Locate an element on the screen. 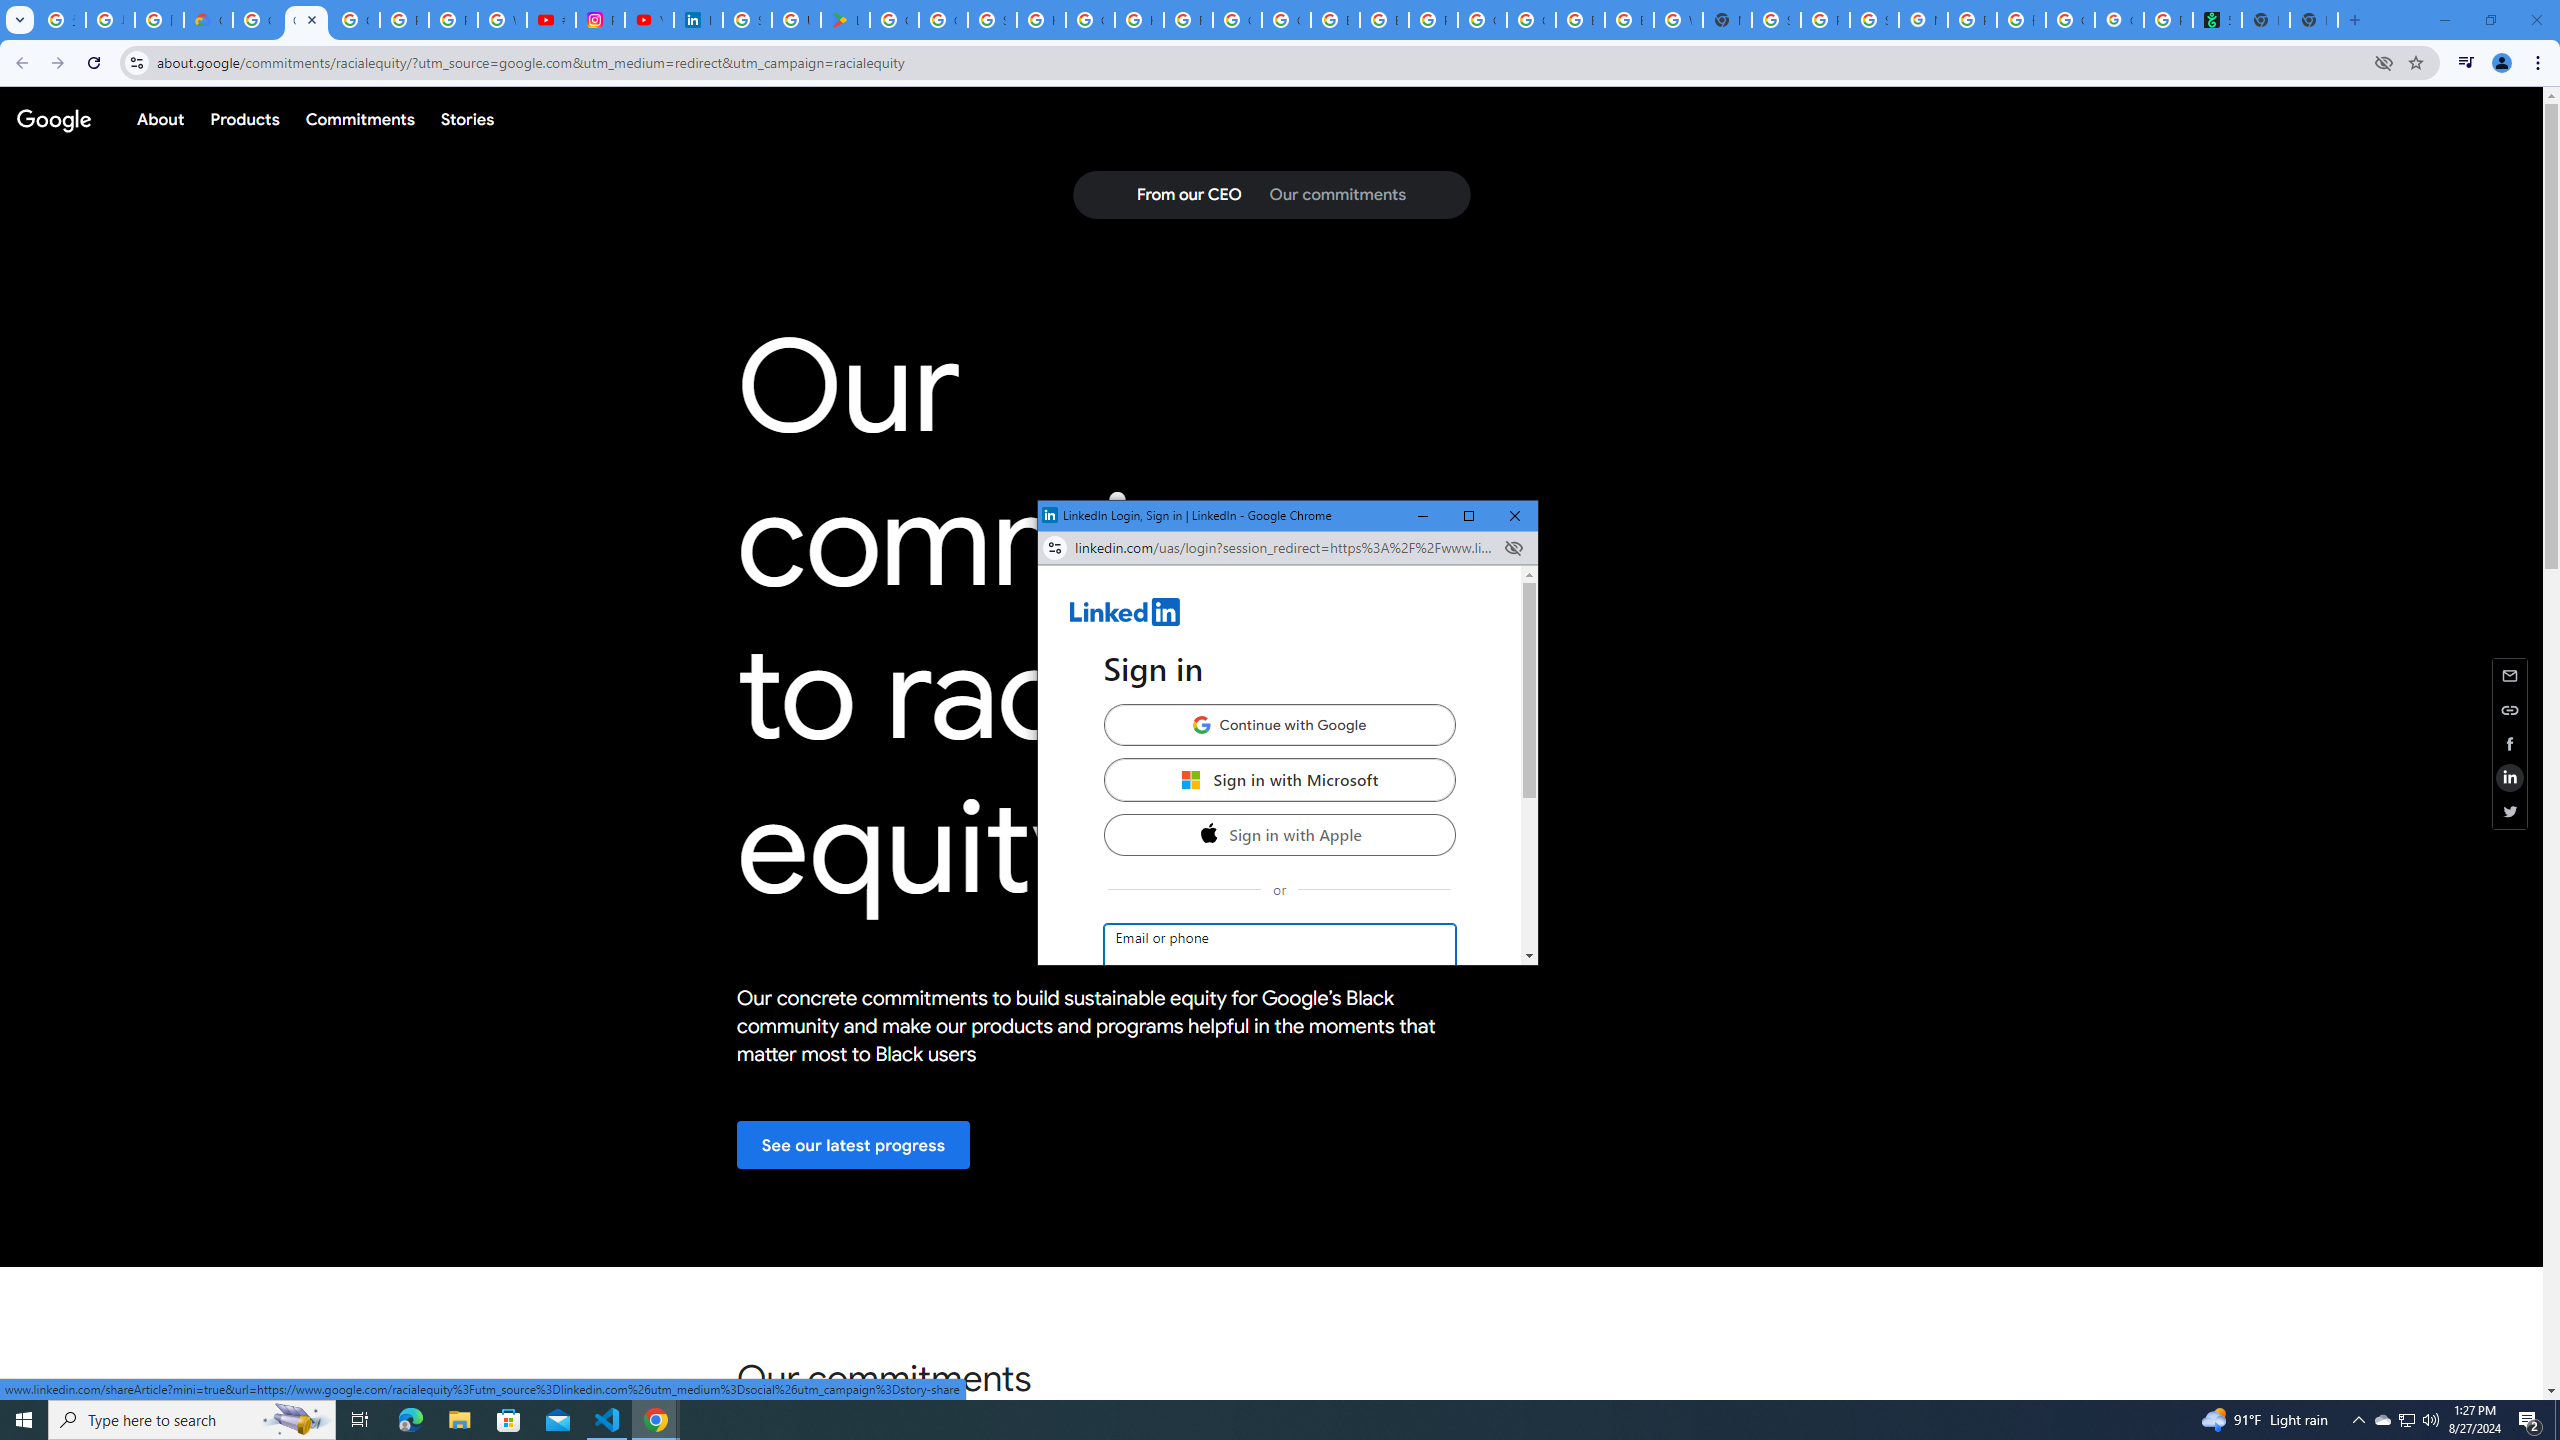 The width and height of the screenshot is (2560, 1440). 'Notification Chevron' is located at coordinates (2359, 1418).